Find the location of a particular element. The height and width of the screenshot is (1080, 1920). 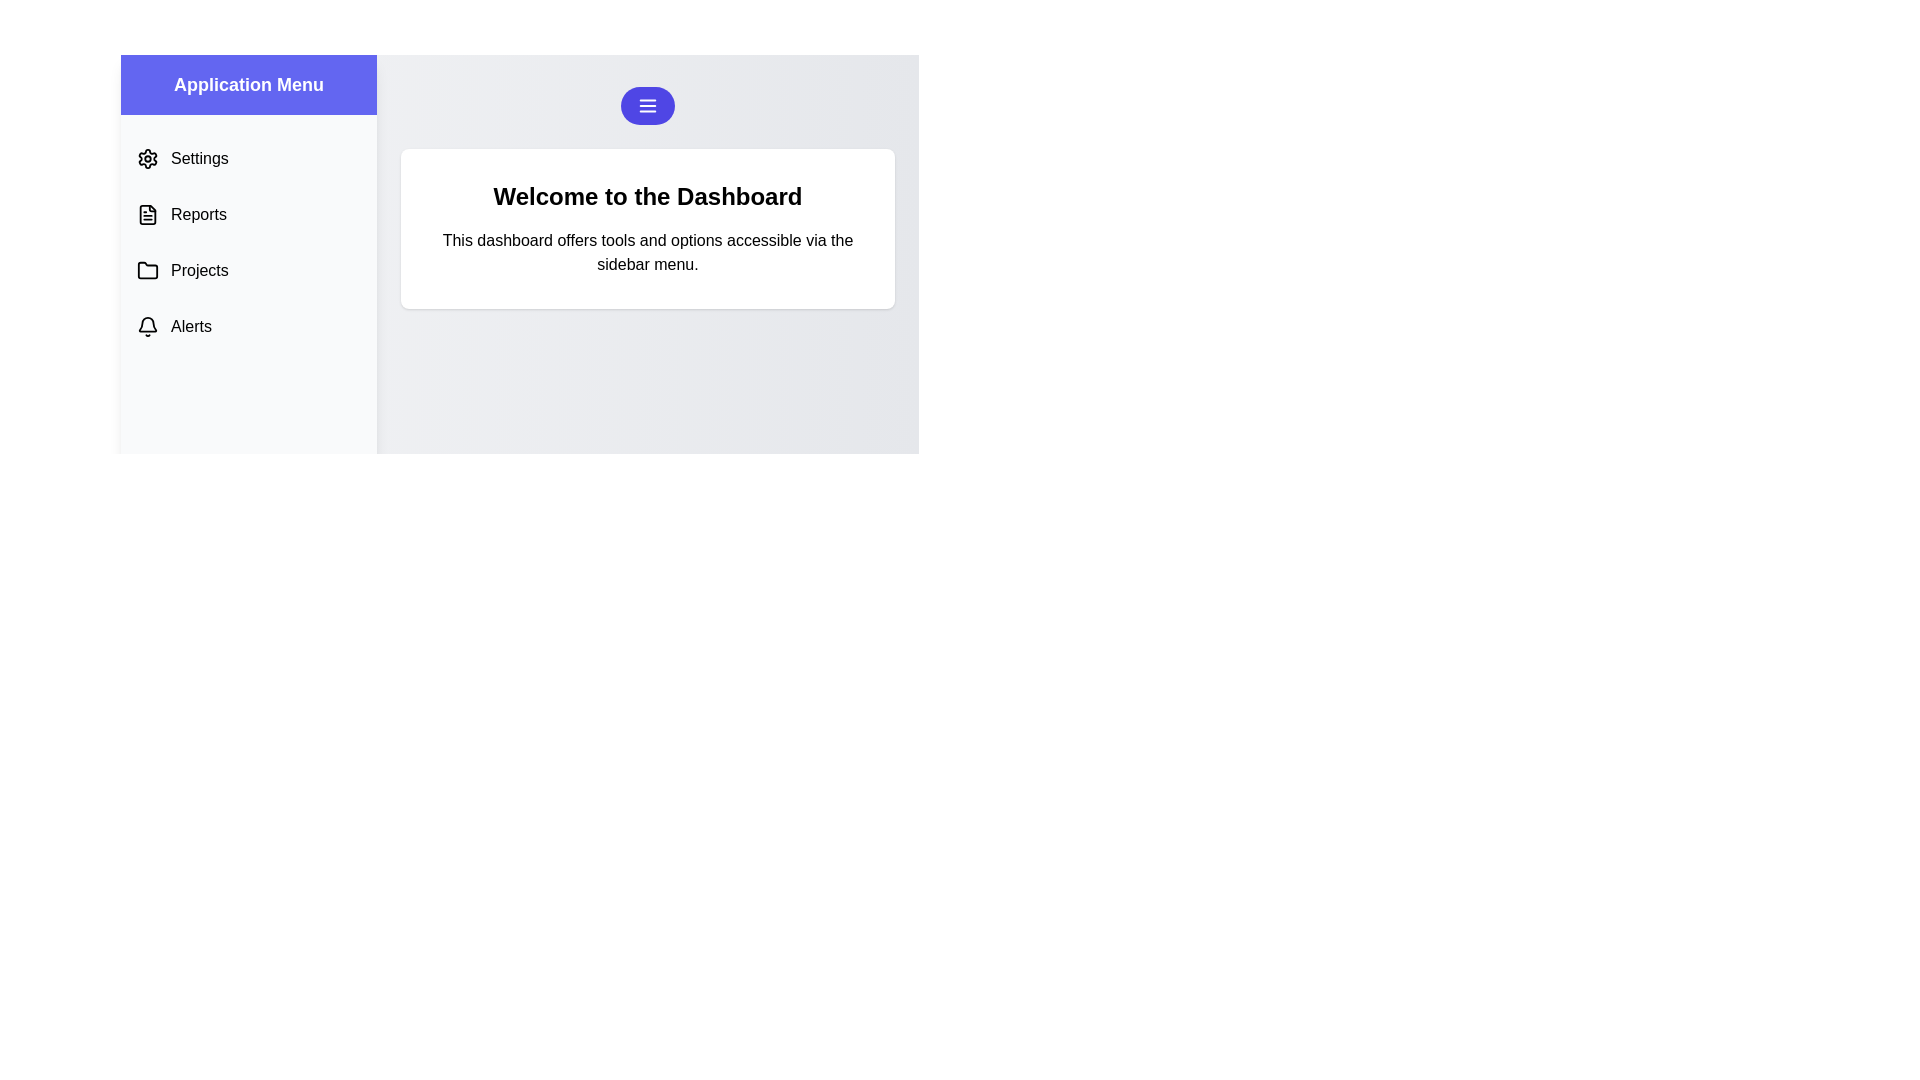

the menu option Settings is located at coordinates (248, 157).